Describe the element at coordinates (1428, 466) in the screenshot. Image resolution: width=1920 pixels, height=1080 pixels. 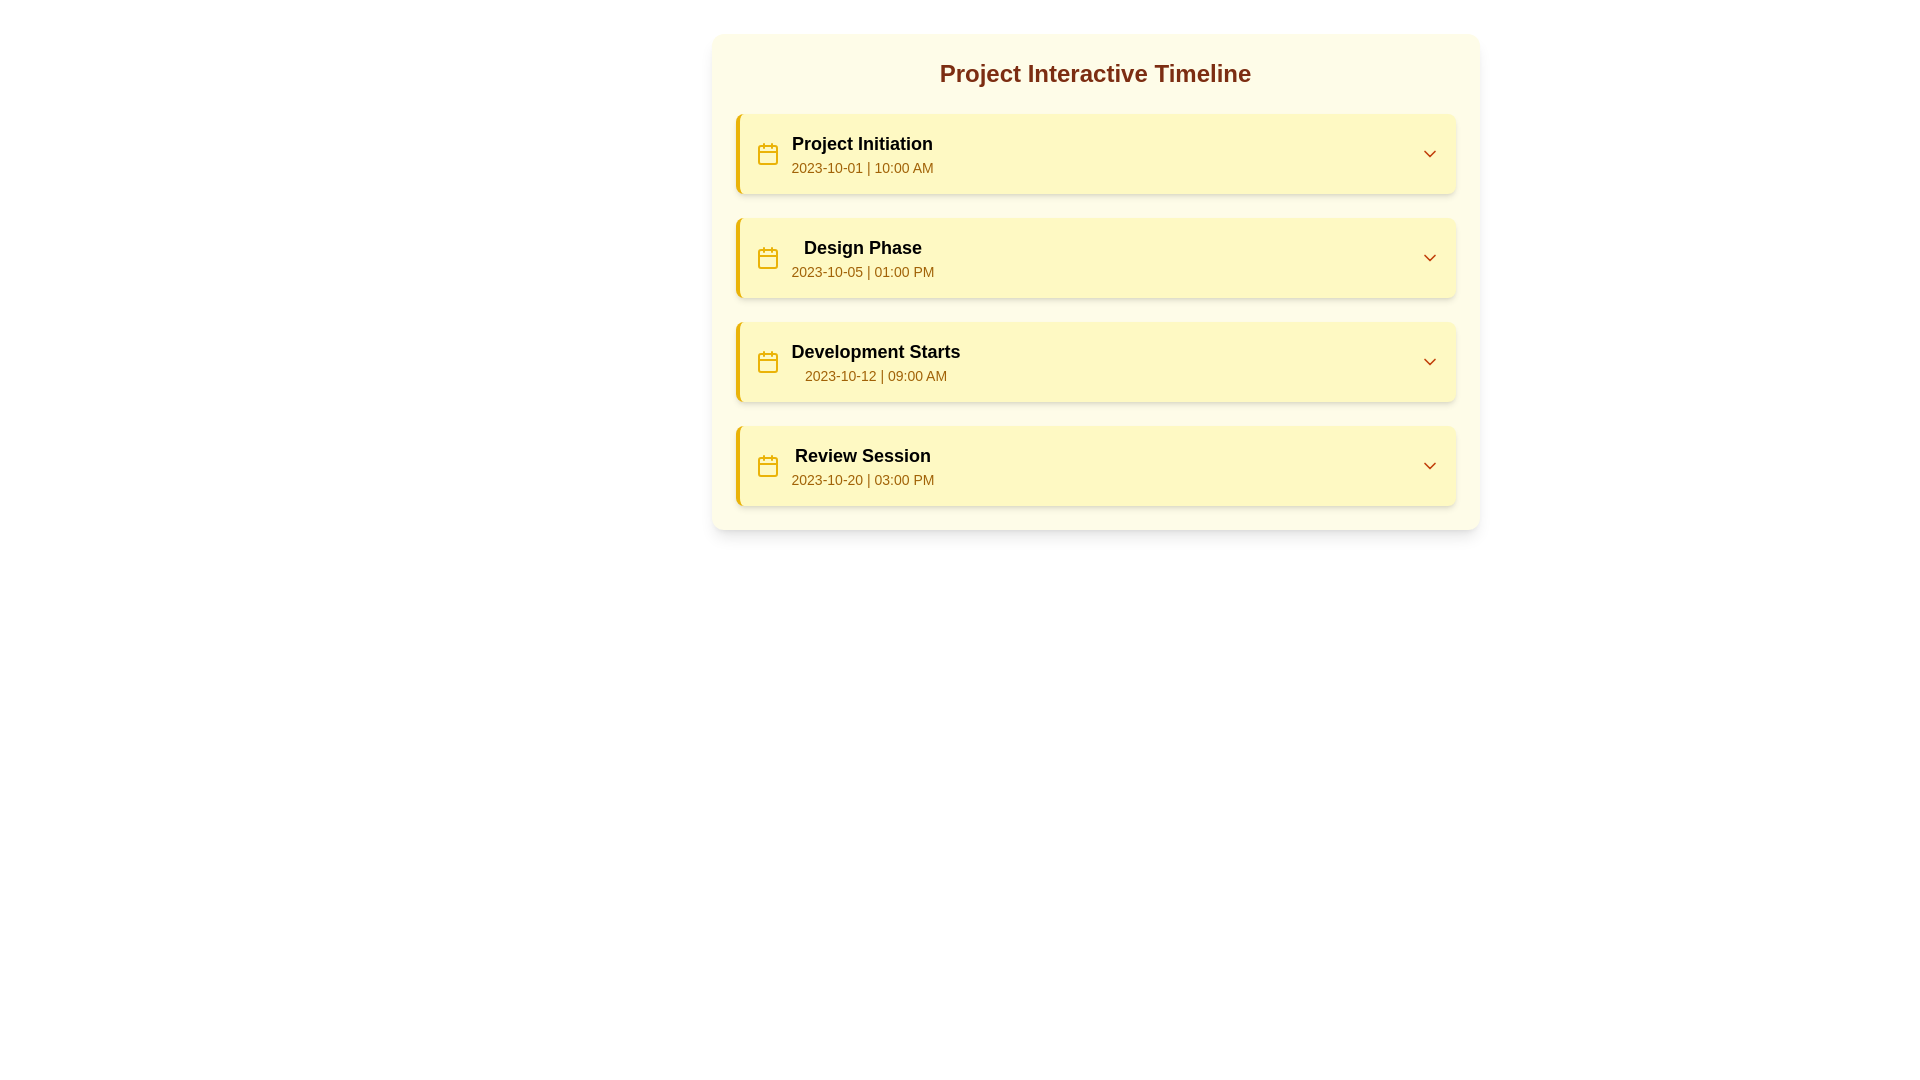
I see `the orange downwards arrow icon of the Dropdown toggle button located at the right edge of the 'Review Session' panel to receive potential UI feedback` at that location.